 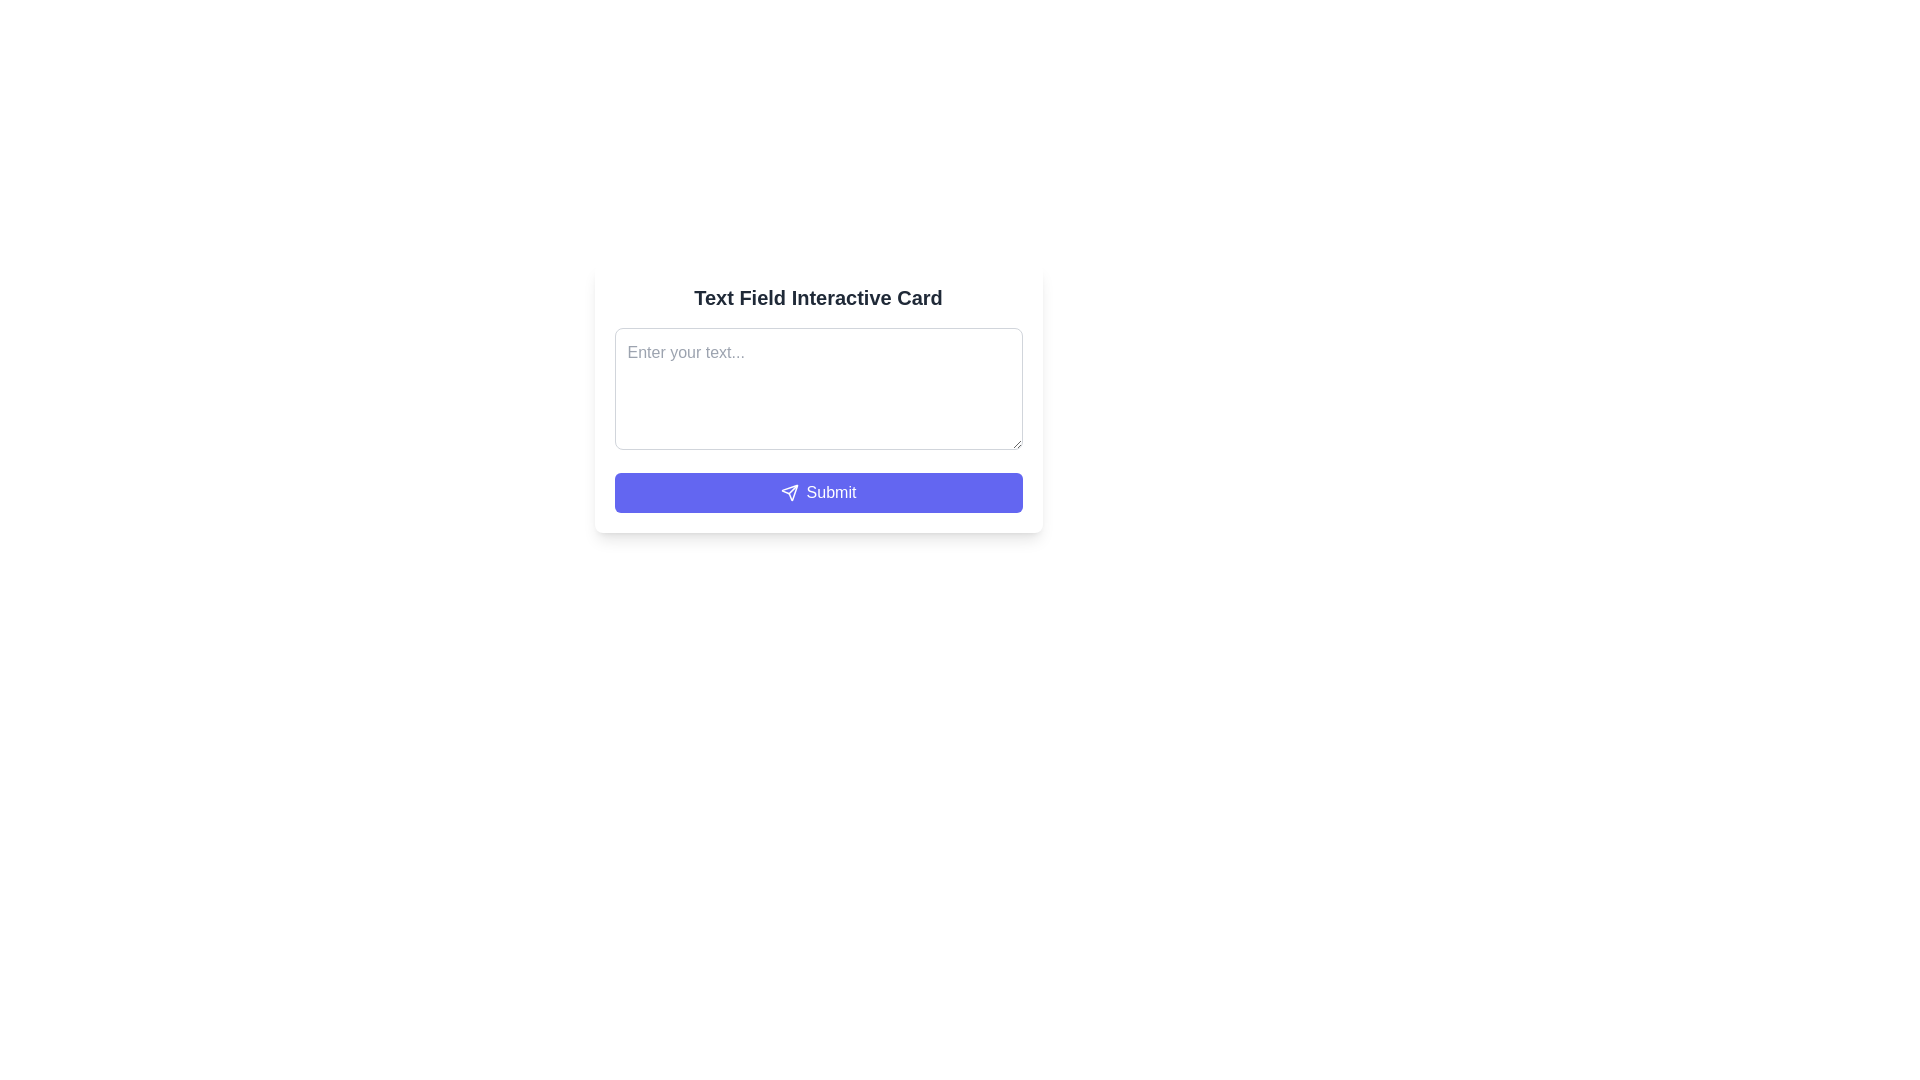 What do you see at coordinates (831, 493) in the screenshot?
I see `the 'Submit' button label, which is displayed in white text on a blue background, located at the bottom of the form, visually associated with an icon to the left` at bounding box center [831, 493].